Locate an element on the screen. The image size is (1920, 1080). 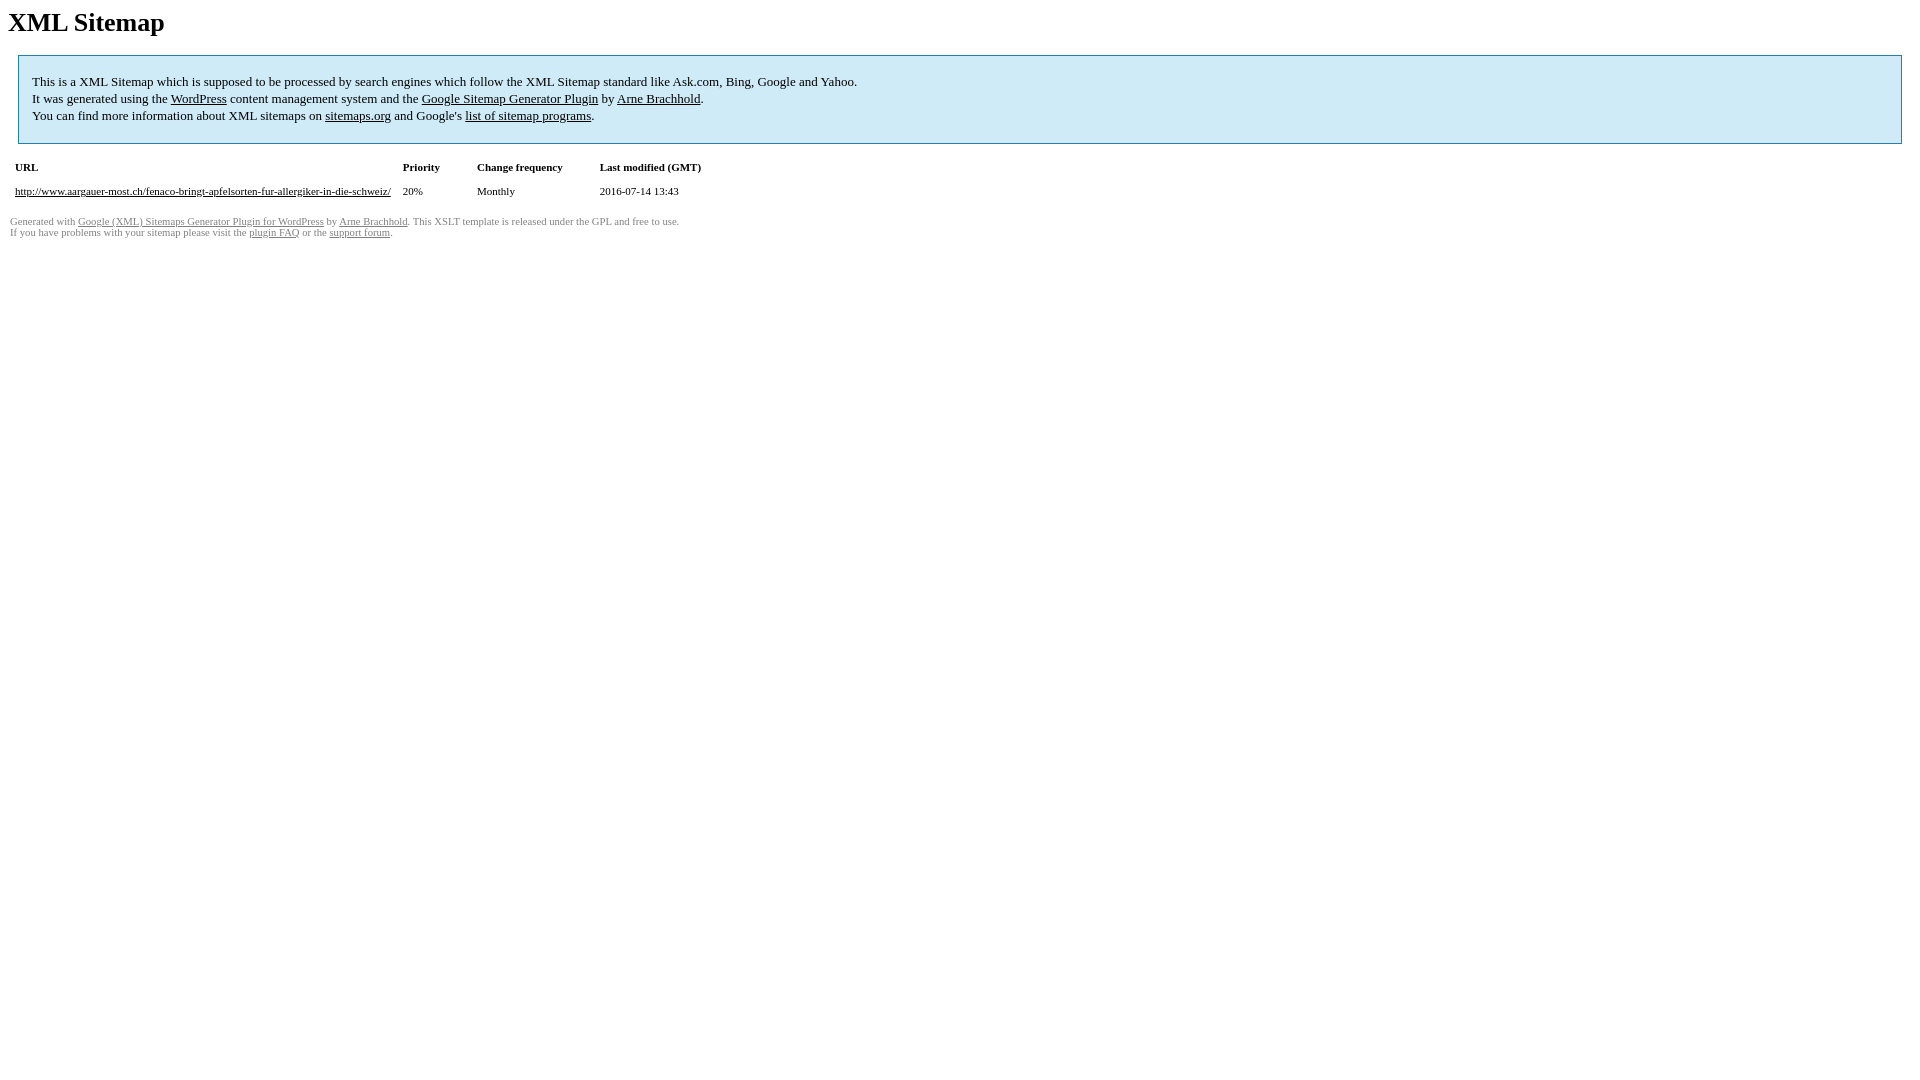
'plugin FAQ' is located at coordinates (272, 231).